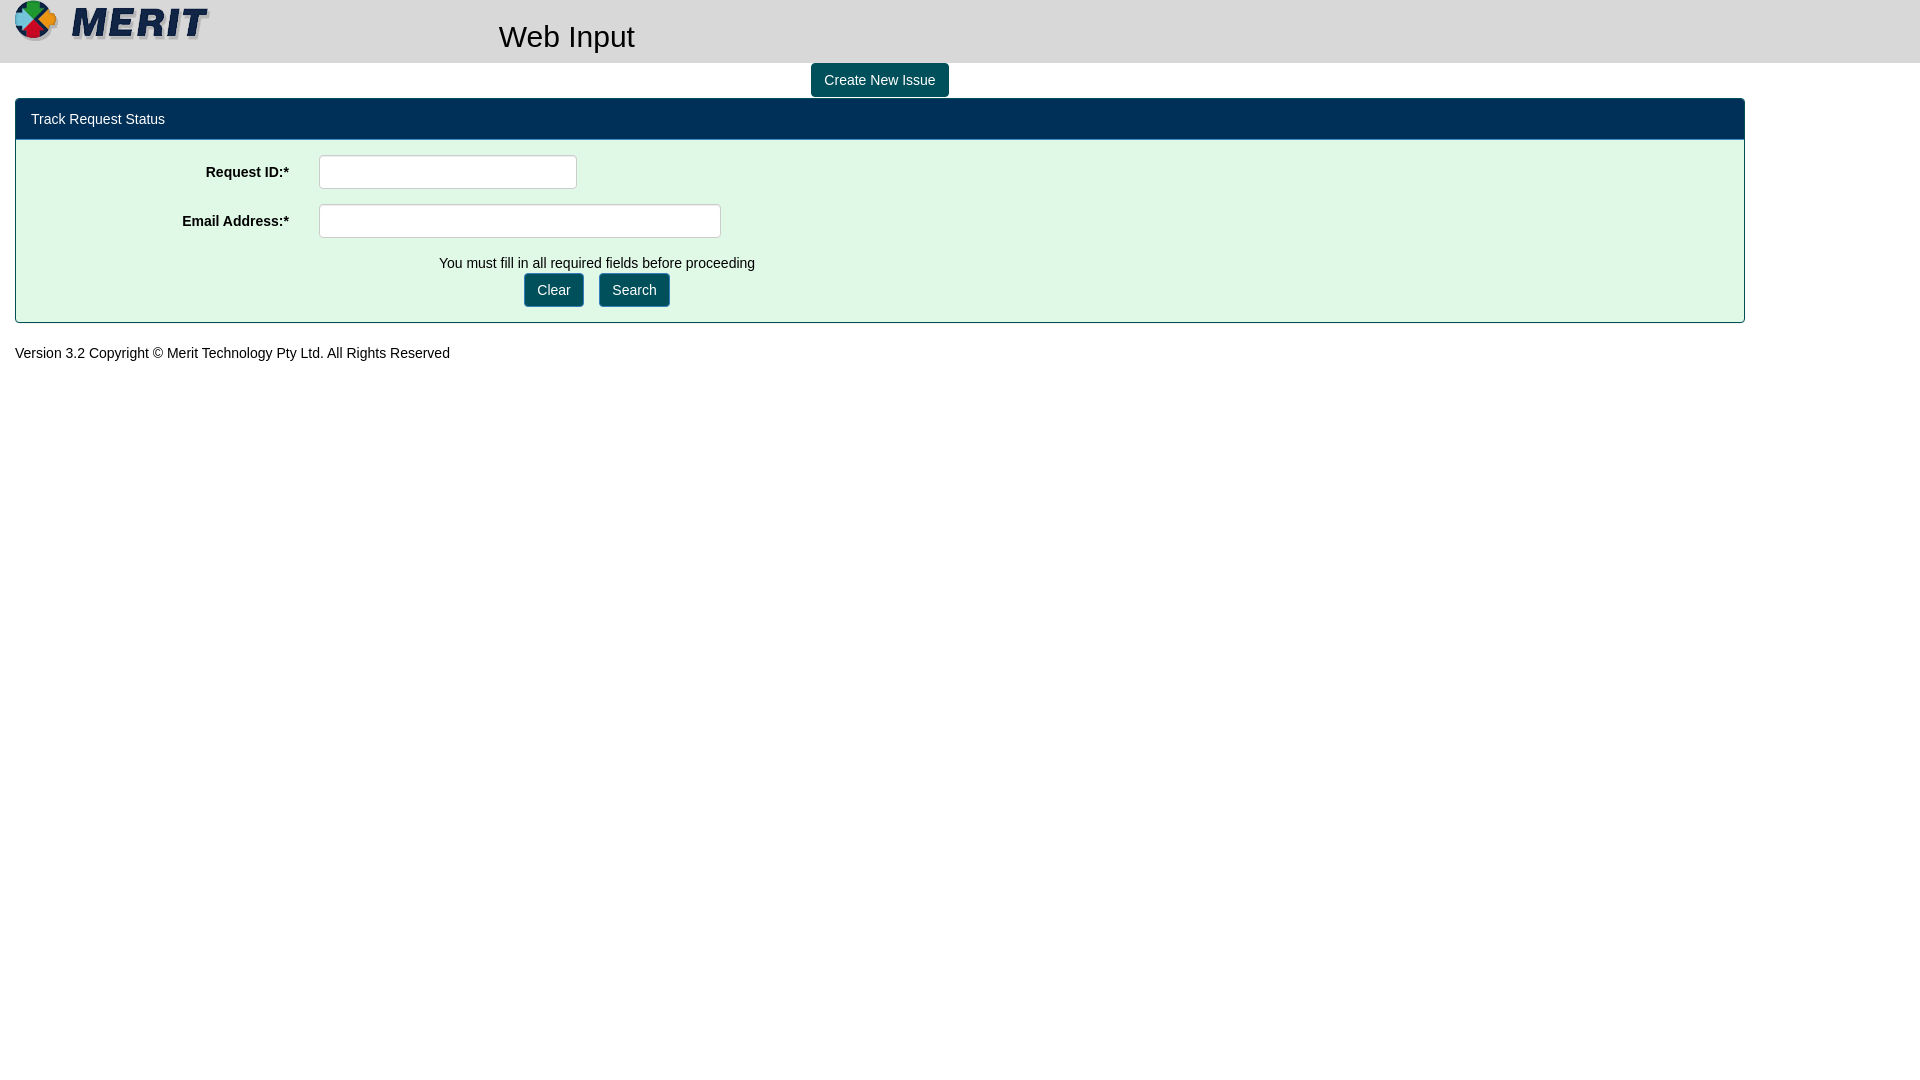 This screenshot has width=1920, height=1080. I want to click on 'Create New Issue', so click(811, 79).